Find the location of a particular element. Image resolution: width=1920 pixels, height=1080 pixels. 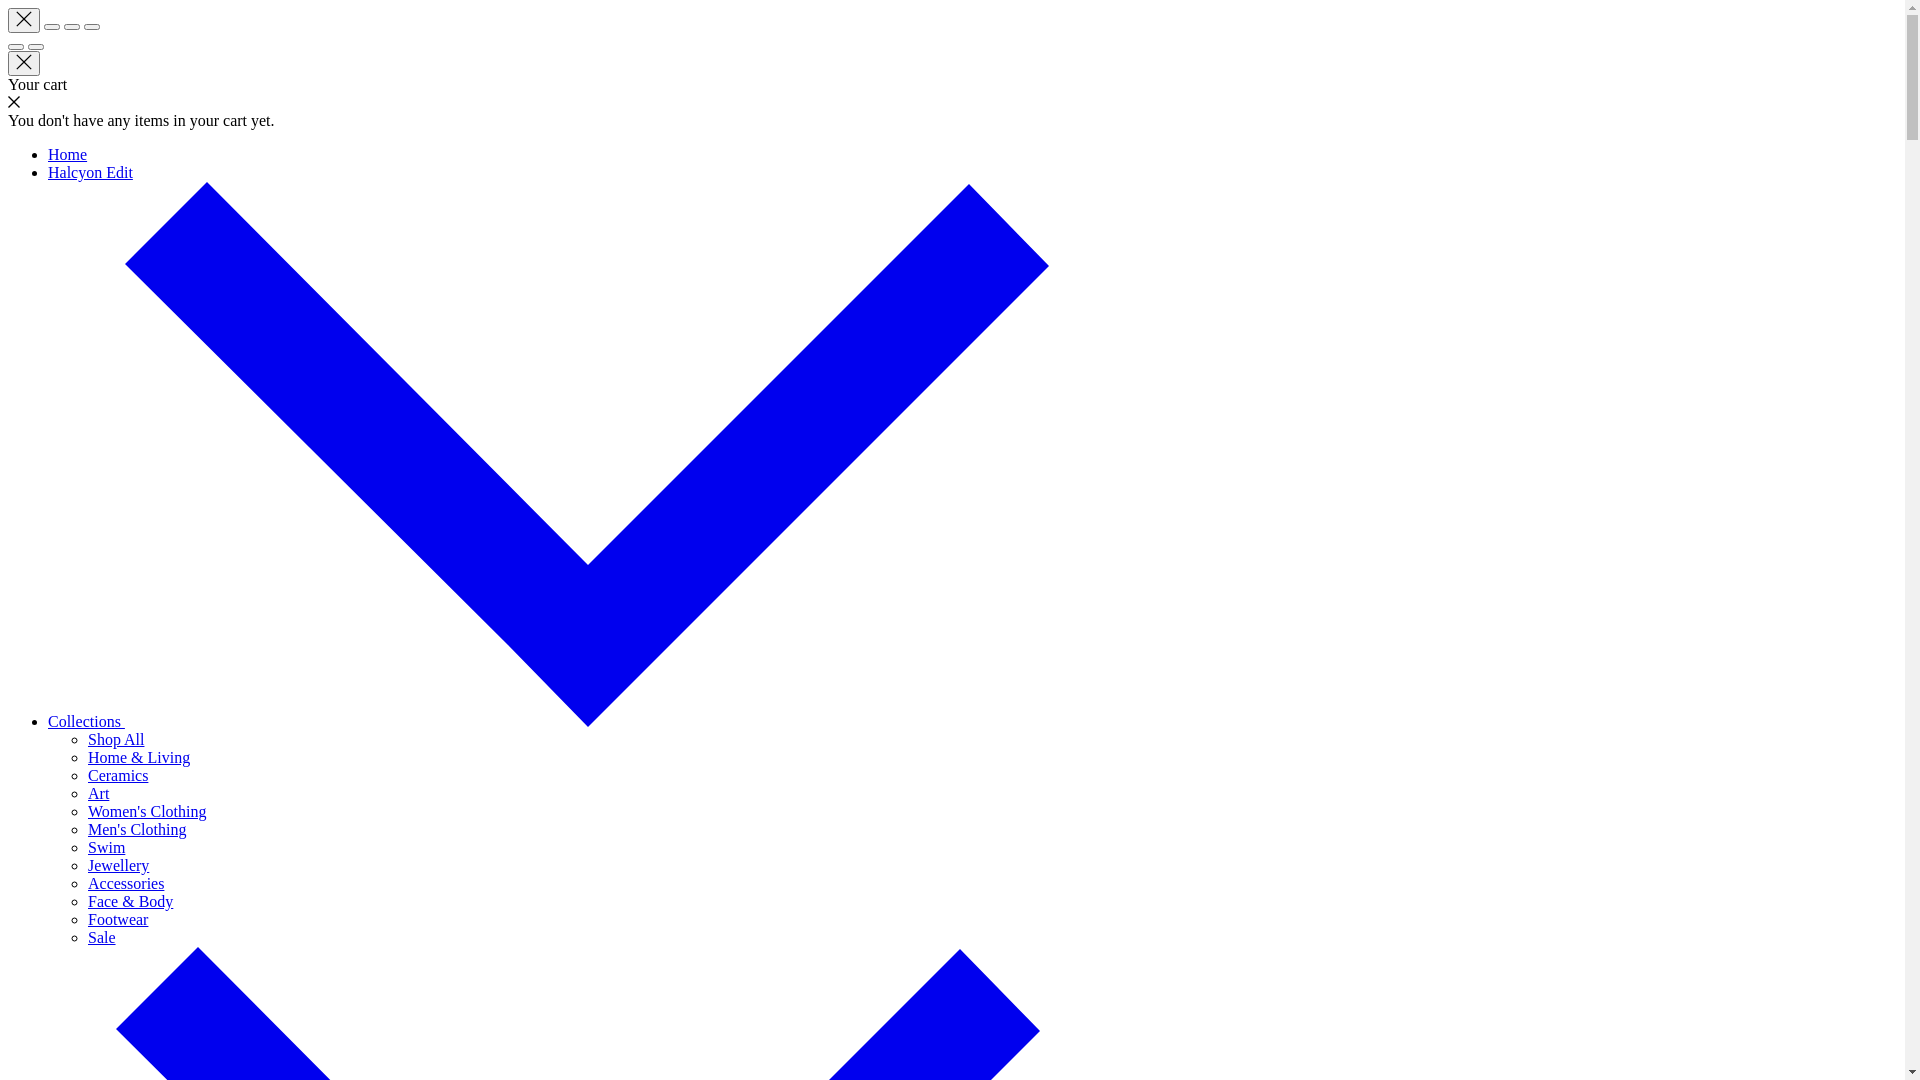

'Face & Body' is located at coordinates (129, 901).